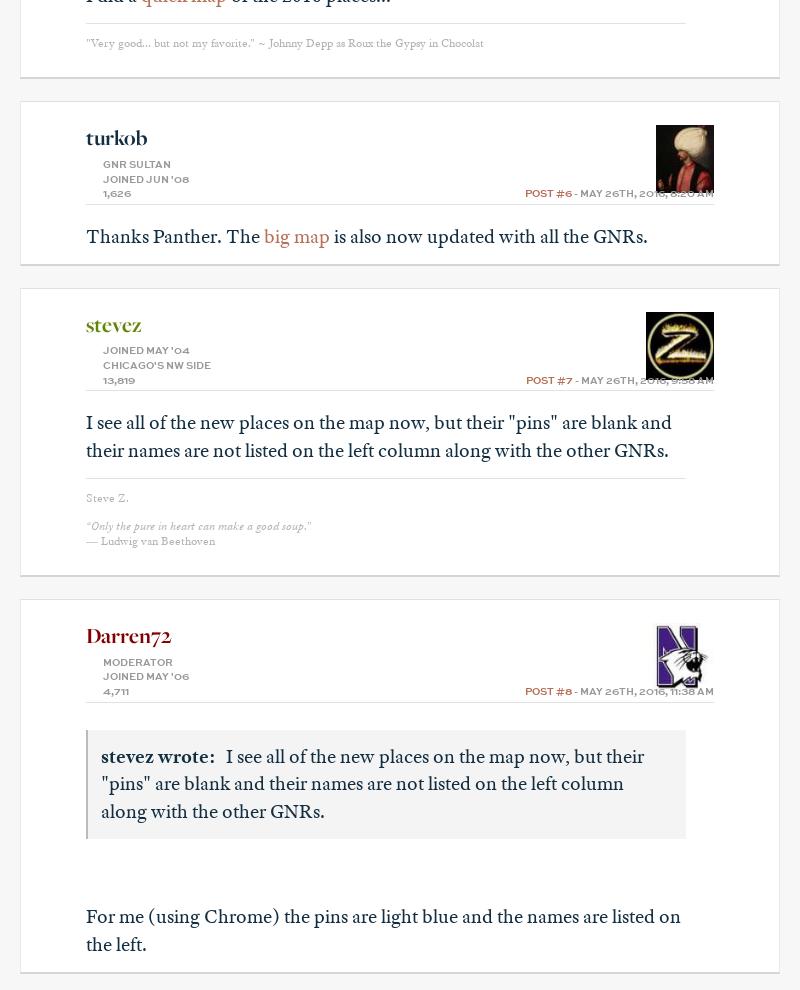  I want to click on 'For me (using Chrome) the pins are light blue and the names are listed on the left.', so click(86, 929).